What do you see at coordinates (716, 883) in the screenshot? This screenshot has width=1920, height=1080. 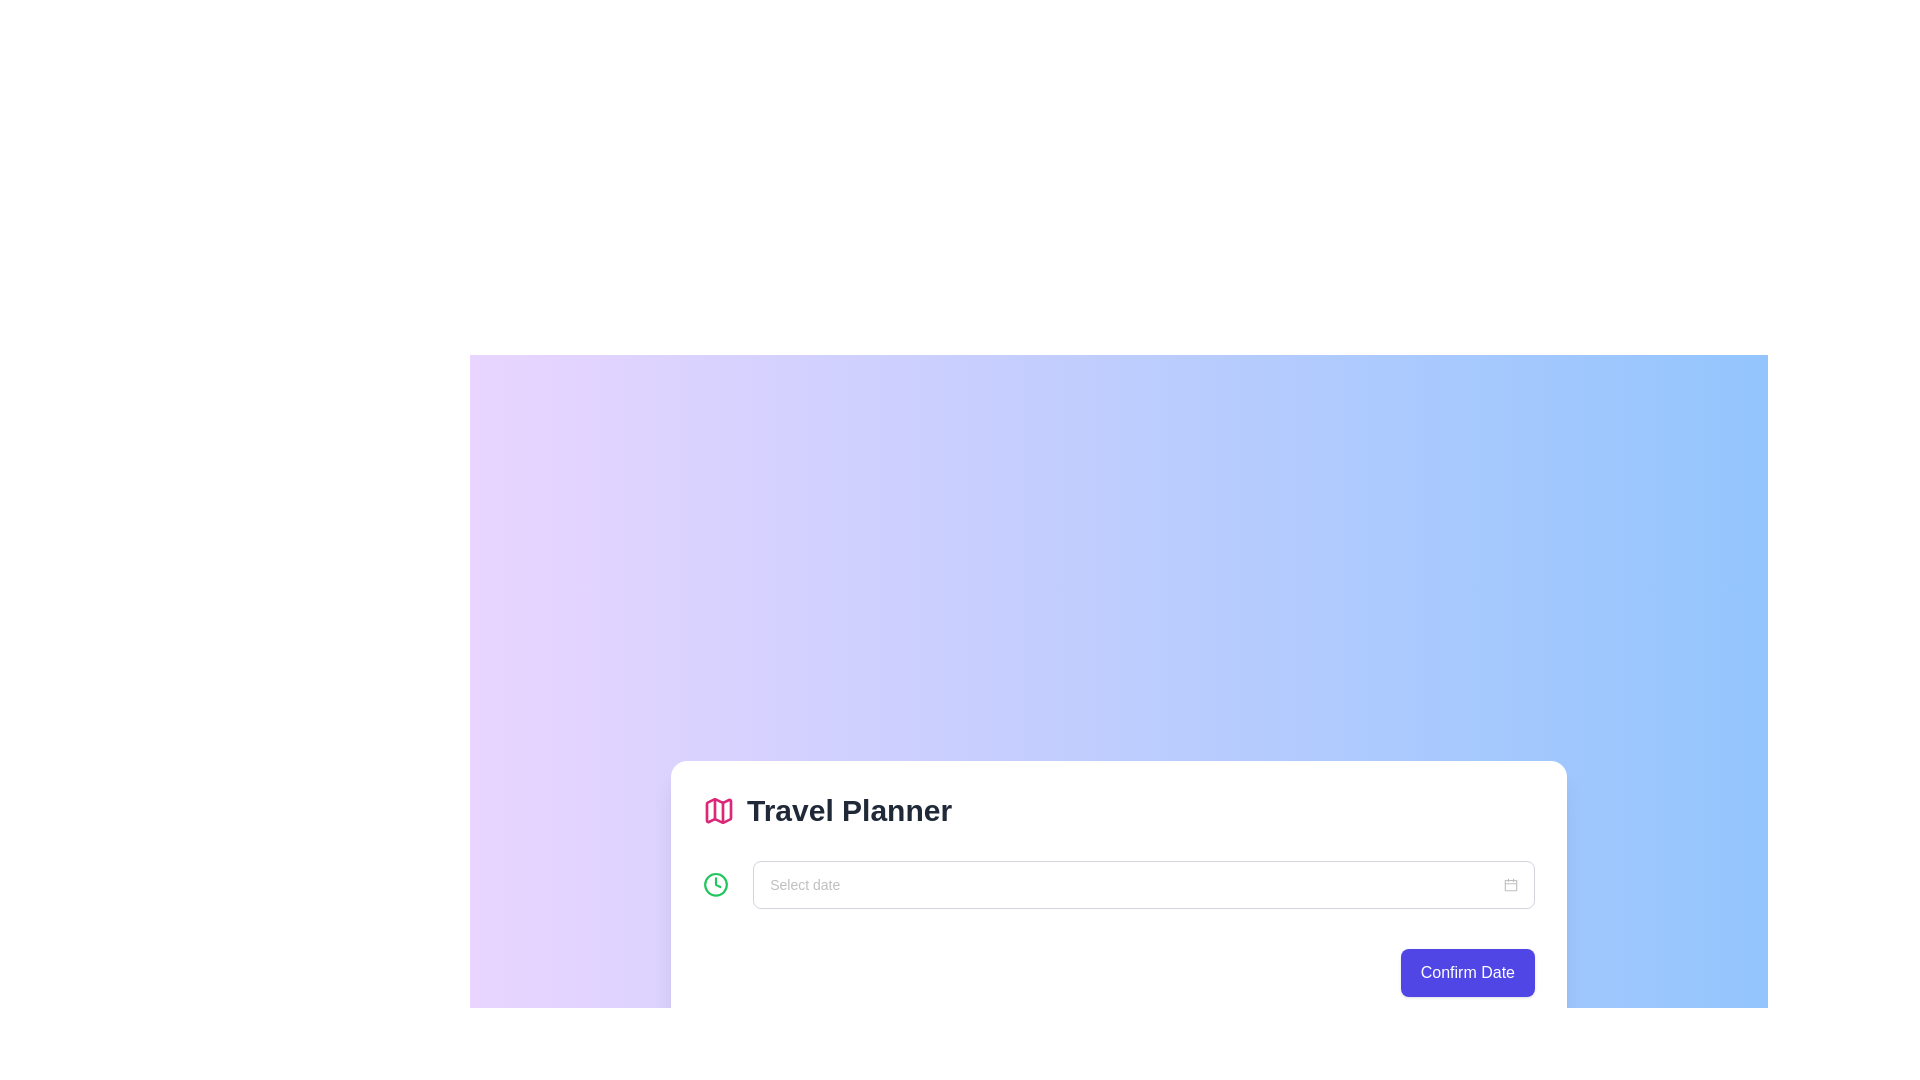 I see `the green circular icon part of the clock located to the left of the 'Select date' input field in the 'Travel Planner' interface` at bounding box center [716, 883].